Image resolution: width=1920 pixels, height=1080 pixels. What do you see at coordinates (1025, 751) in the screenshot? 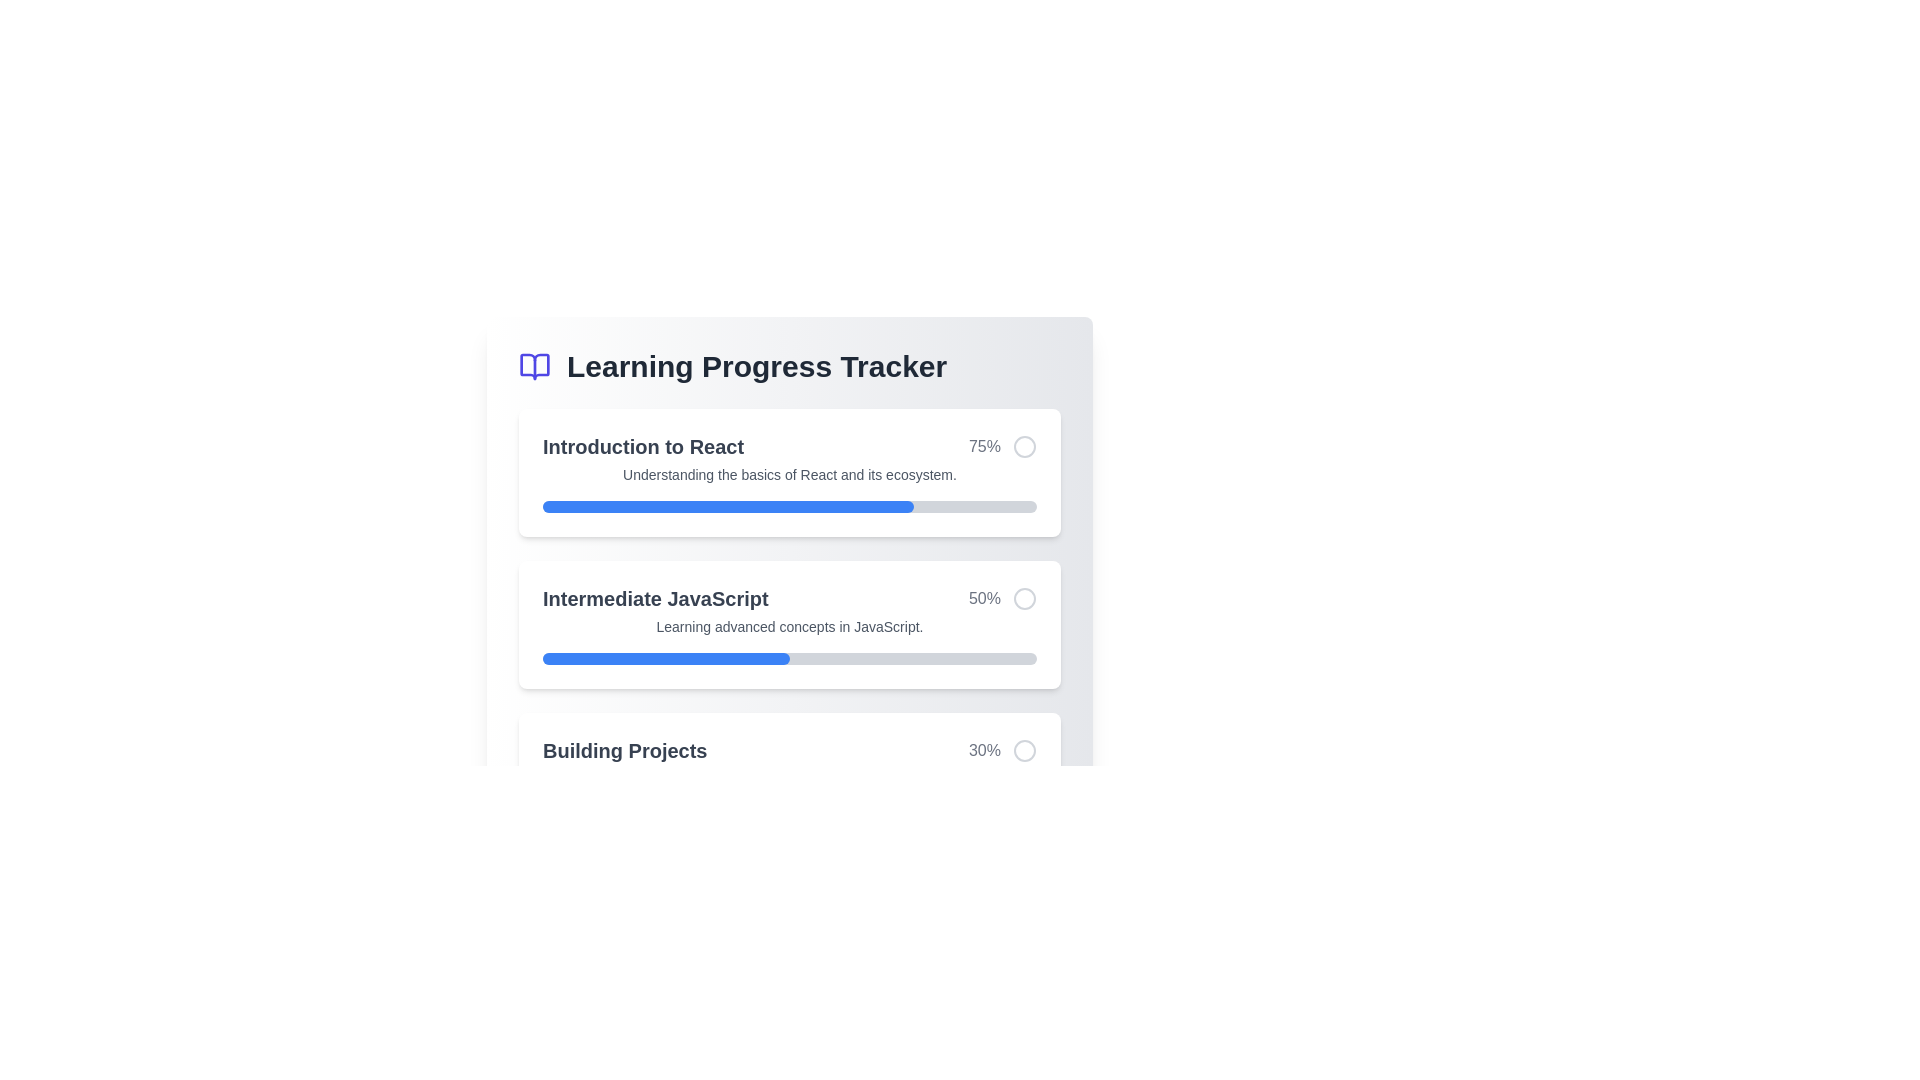
I see `the circular Radio button located on the right side of the 'Building Projects' progress tracker item` at bounding box center [1025, 751].